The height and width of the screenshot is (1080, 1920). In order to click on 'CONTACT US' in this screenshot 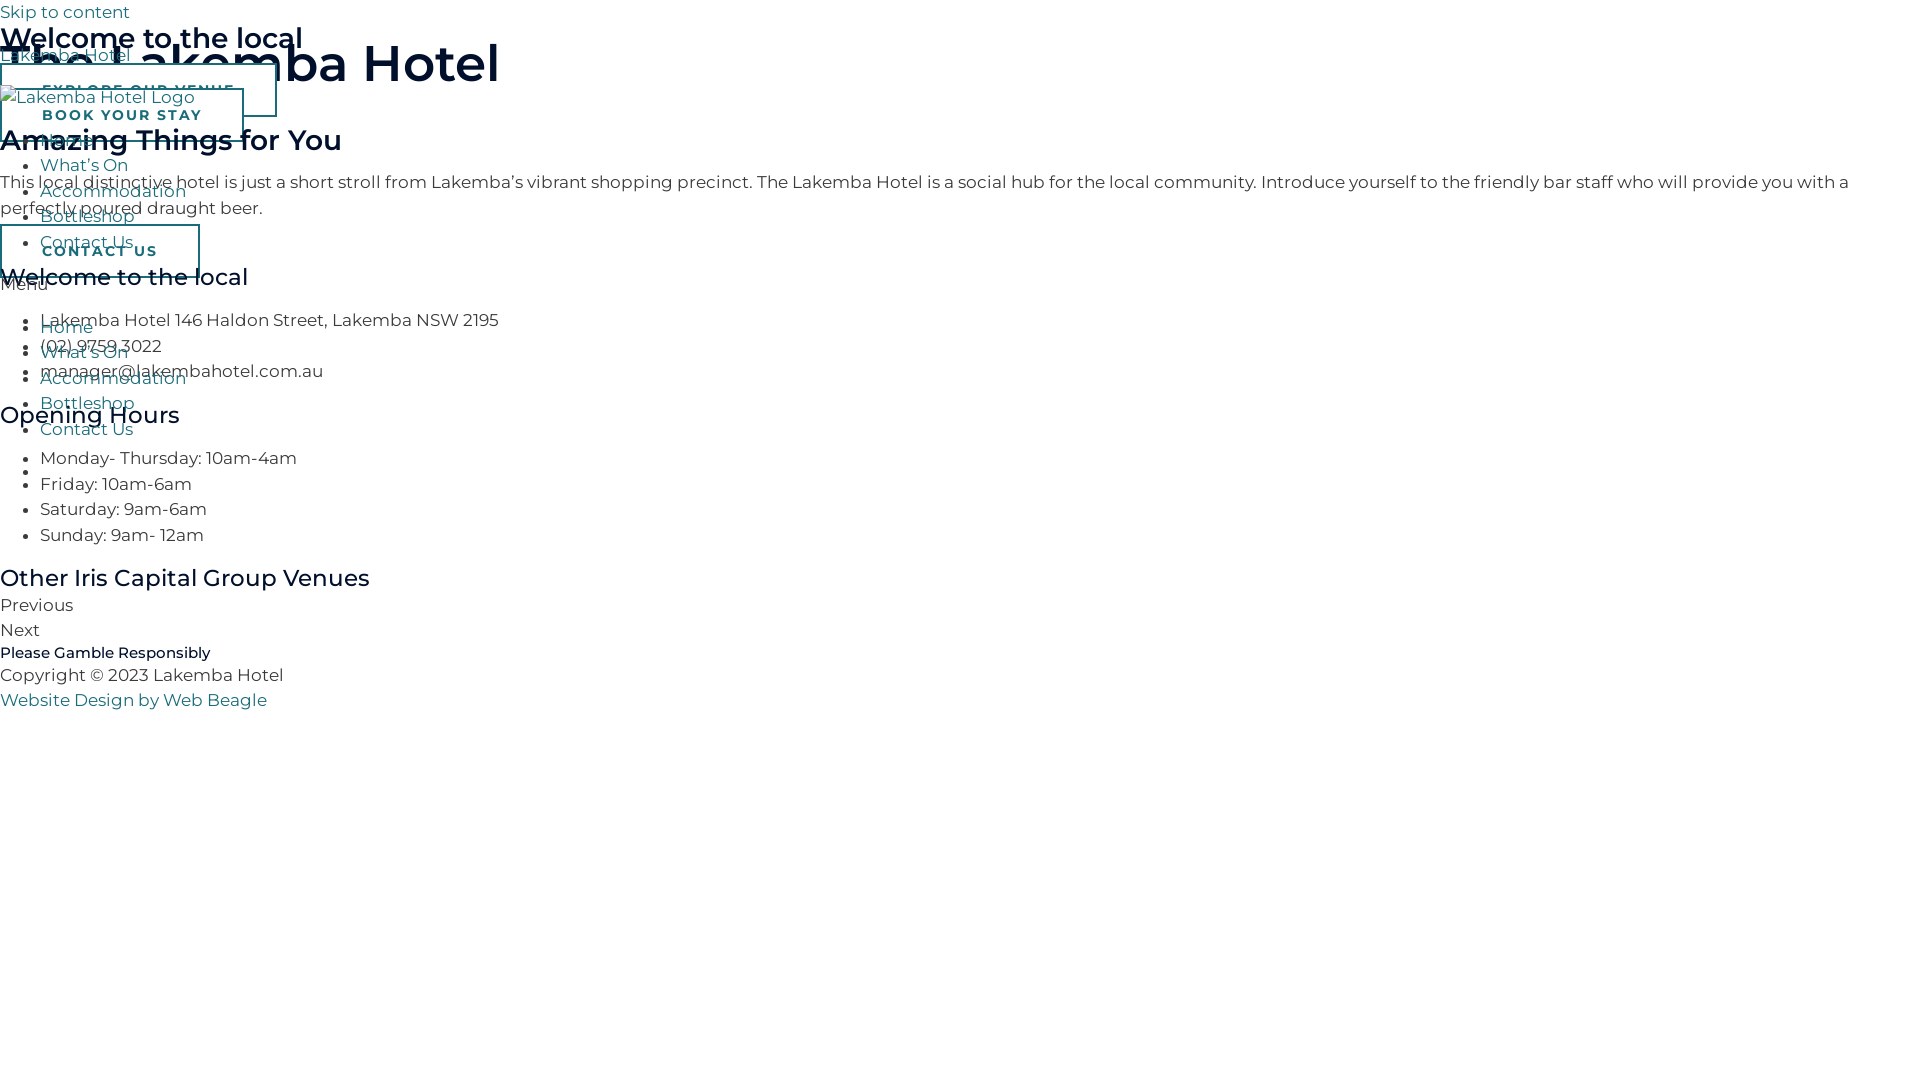, I will do `click(99, 249)`.